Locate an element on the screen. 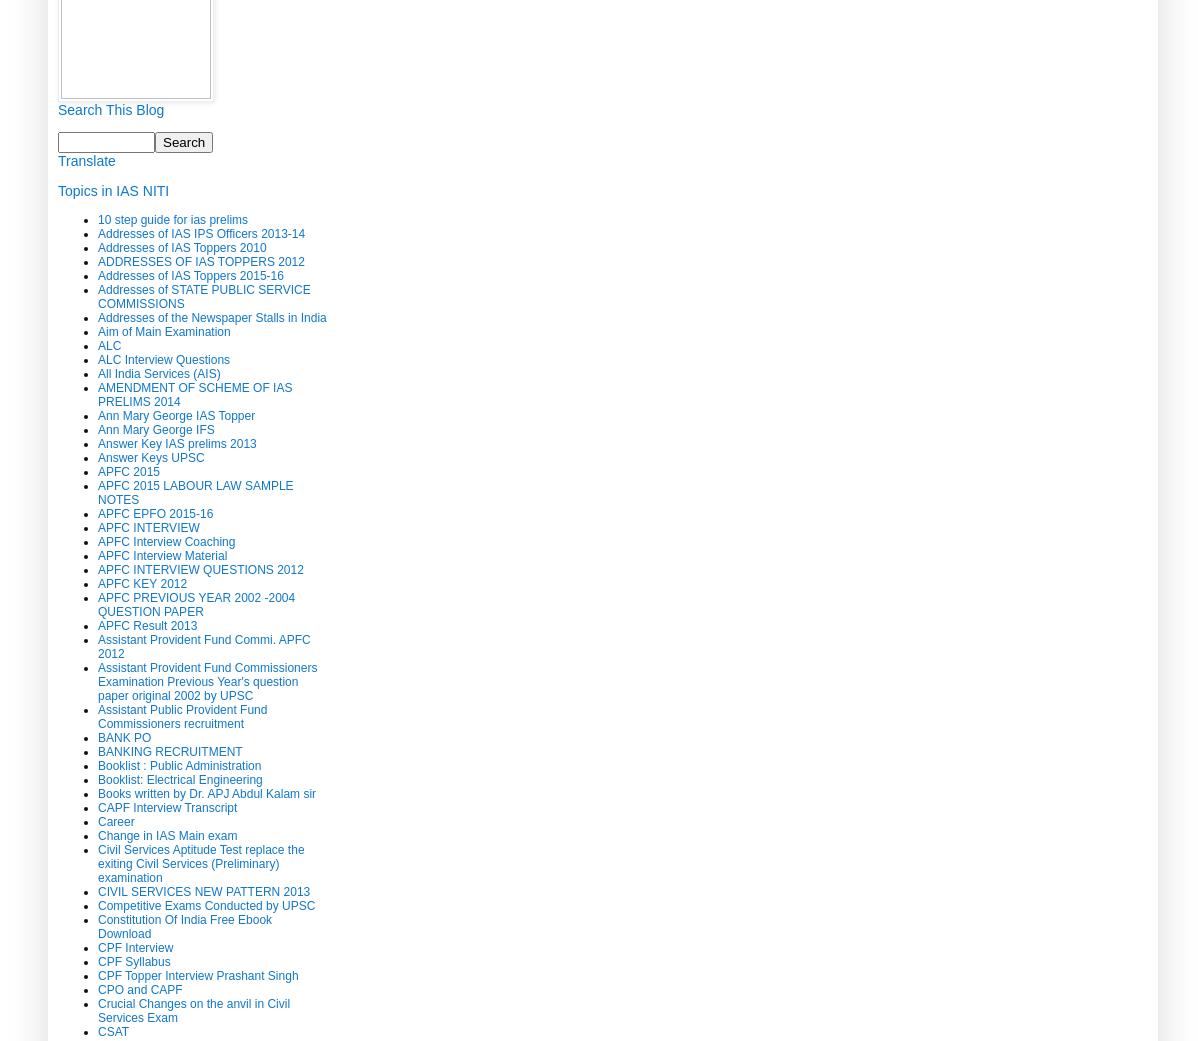  'Assistant Provident Fund Commissioners Examination Previous Year's question paper original 2002 by UPSC' is located at coordinates (207, 680).